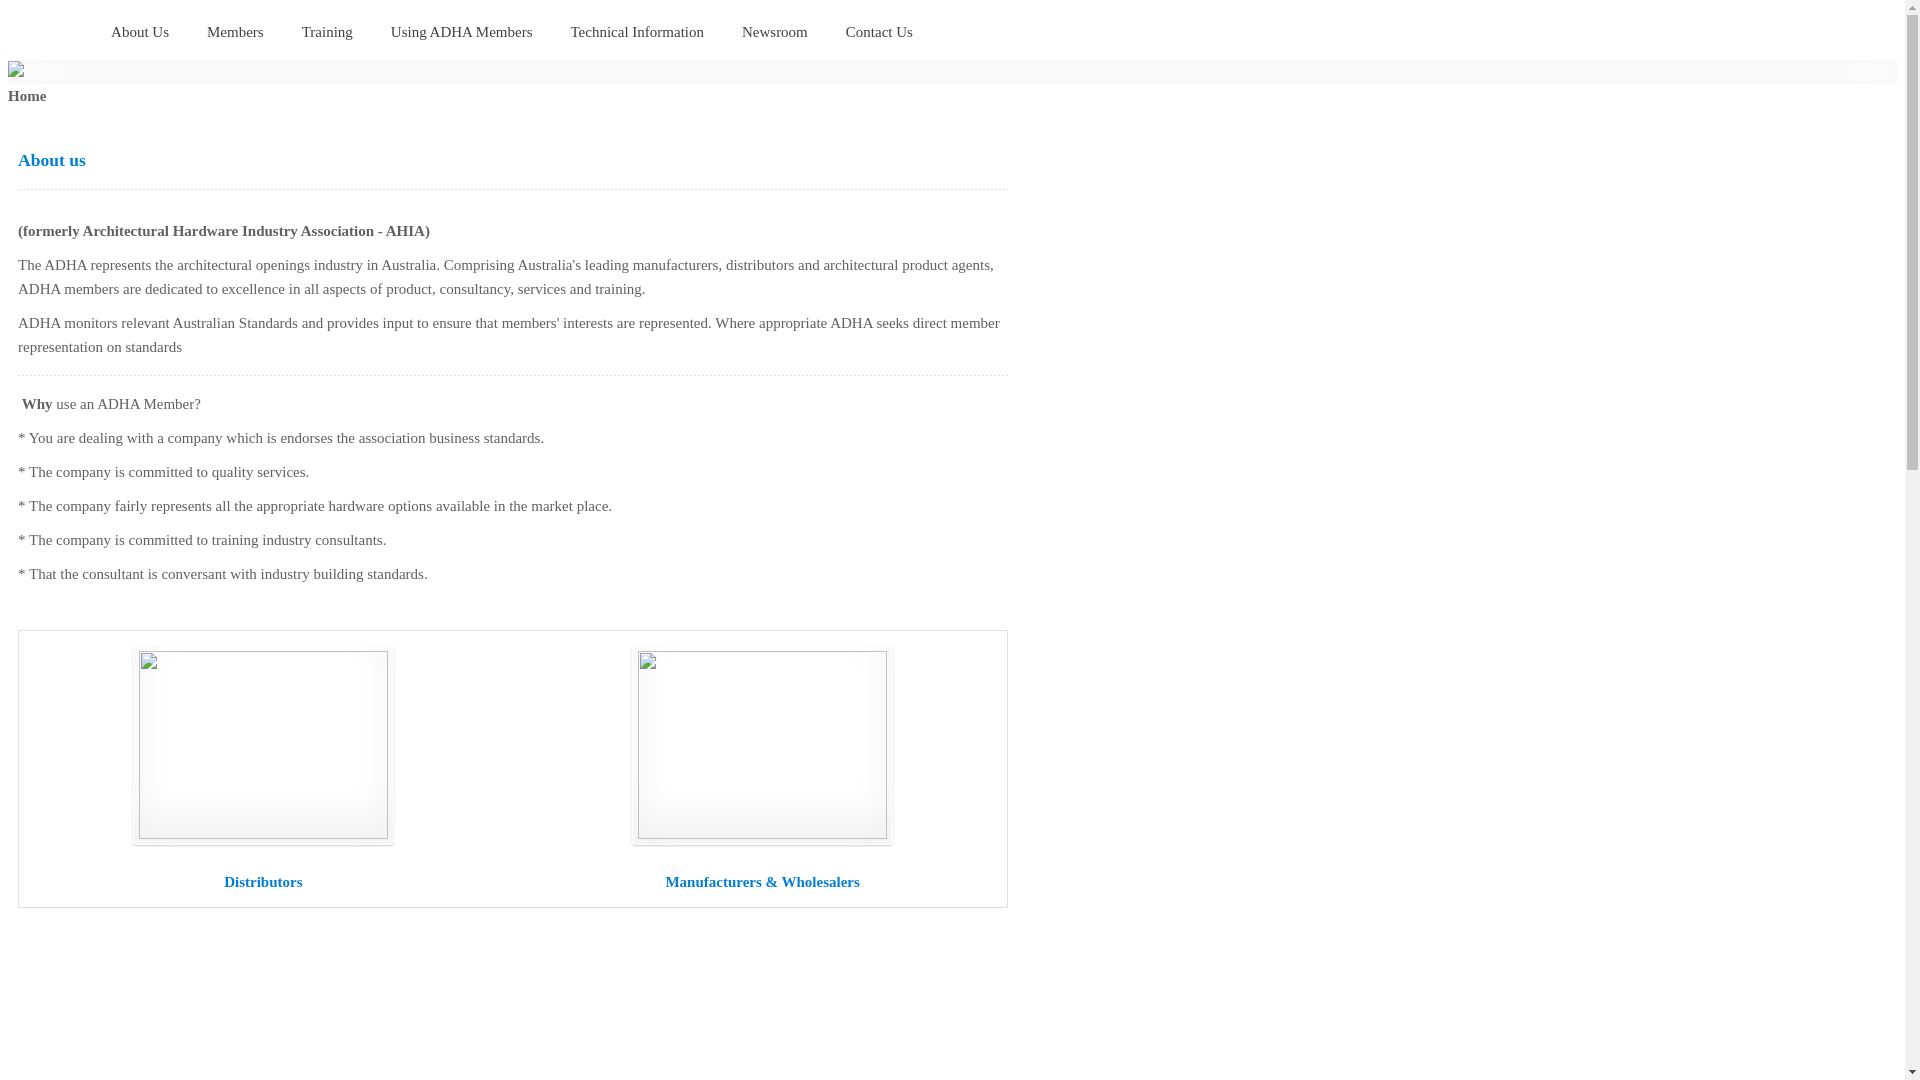  I want to click on 'Contact Us', so click(880, 33).